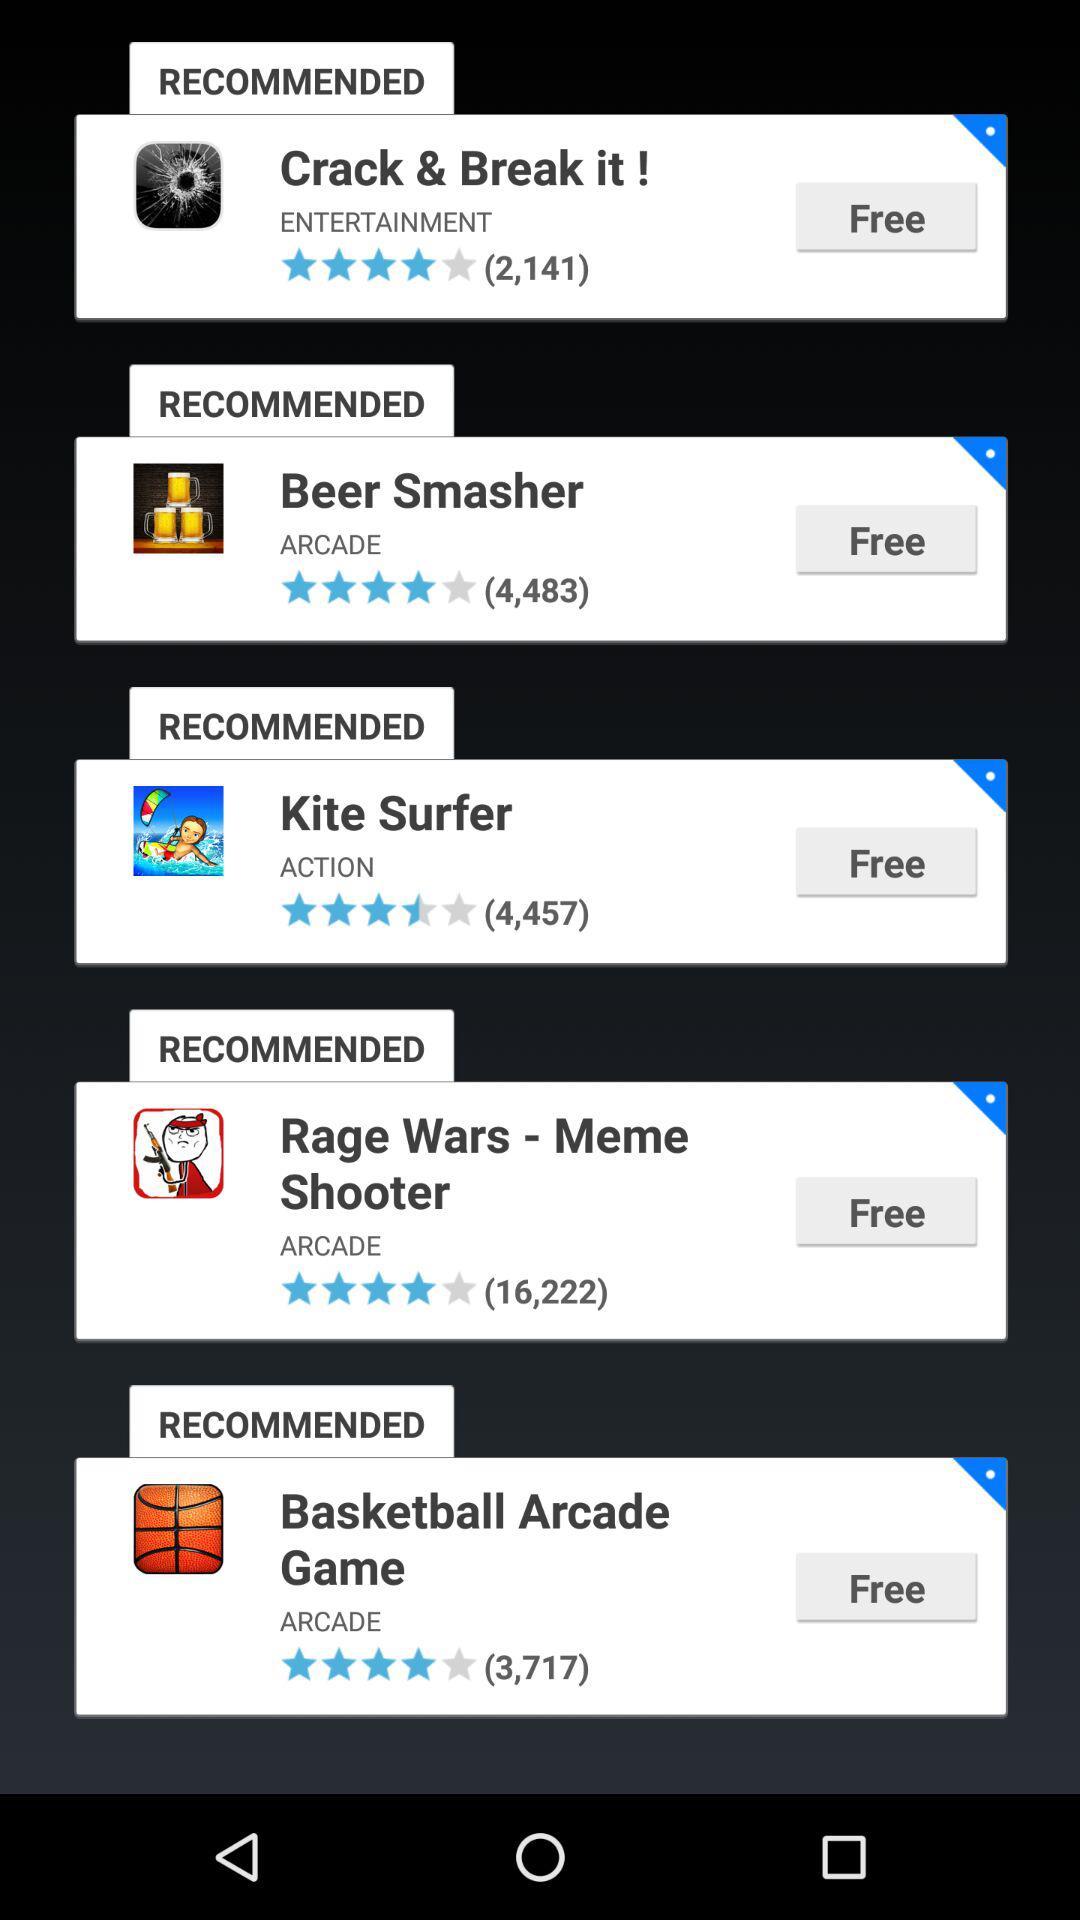 This screenshot has height=1920, width=1080. I want to click on icon below arcade item, so click(299, 1288).